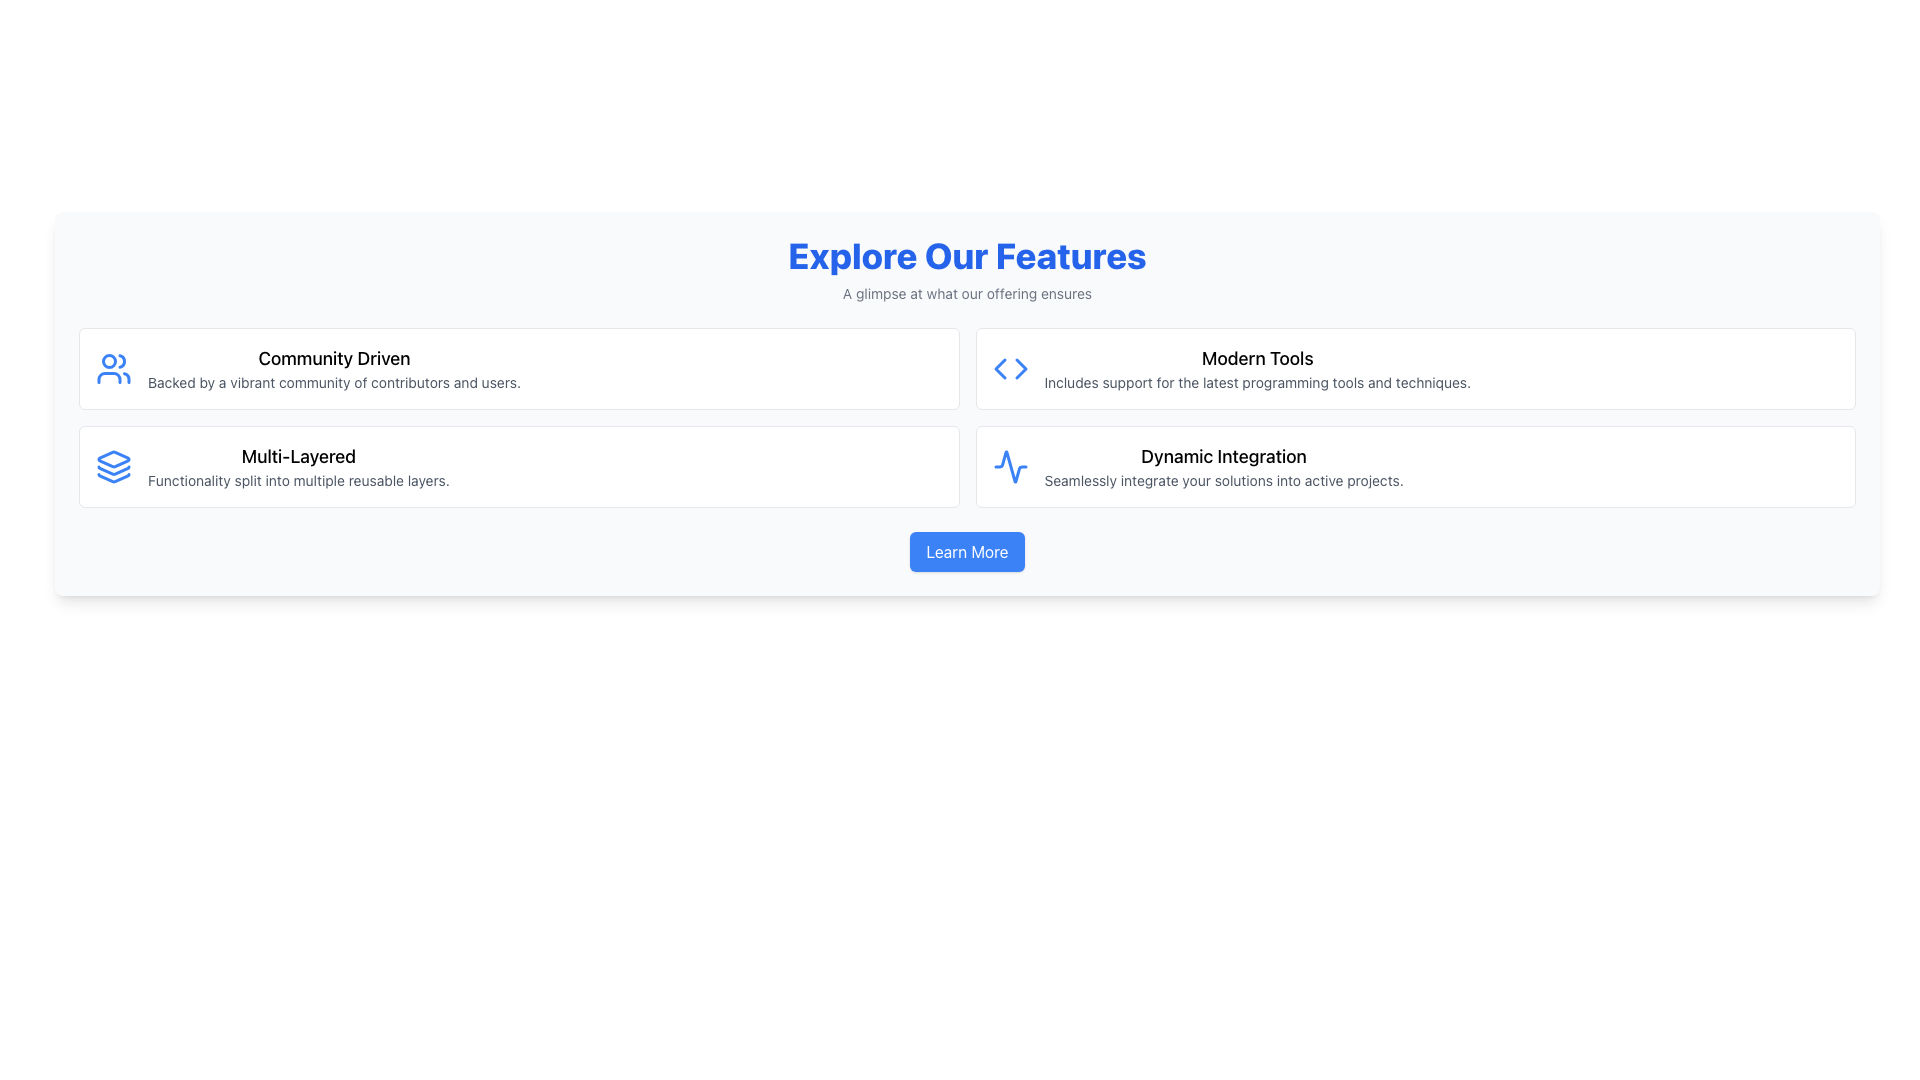  I want to click on the Text Label that reads 'Seamlessly integrate your solutions into active projects.' located below the title 'Dynamic Integration' in the lower right corner of its containing card, so click(1223, 481).